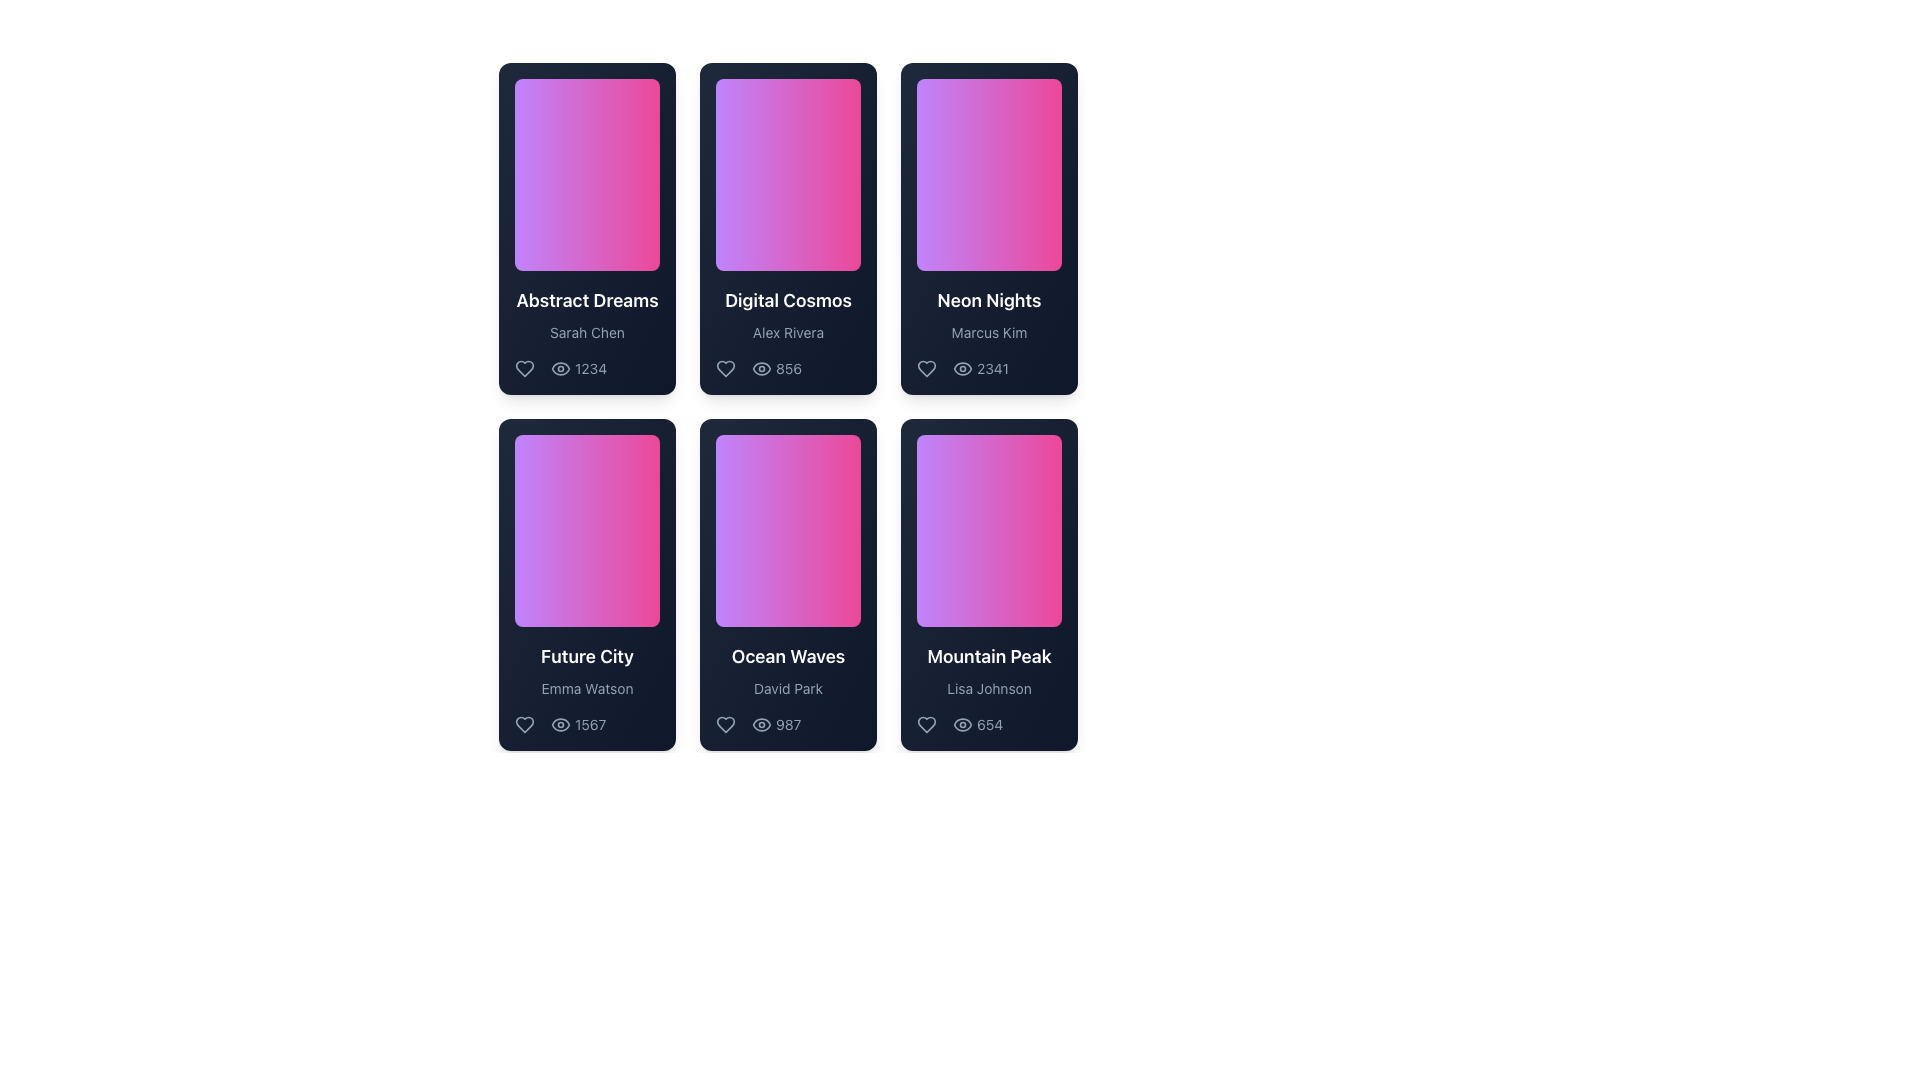 This screenshot has height=1080, width=1920. Describe the element at coordinates (787, 725) in the screenshot. I see `the text label indicating the number of views located at the bottom center of the 'Ocean Waves' card by 'David Park' to interact with the tooltip if it exists` at that location.